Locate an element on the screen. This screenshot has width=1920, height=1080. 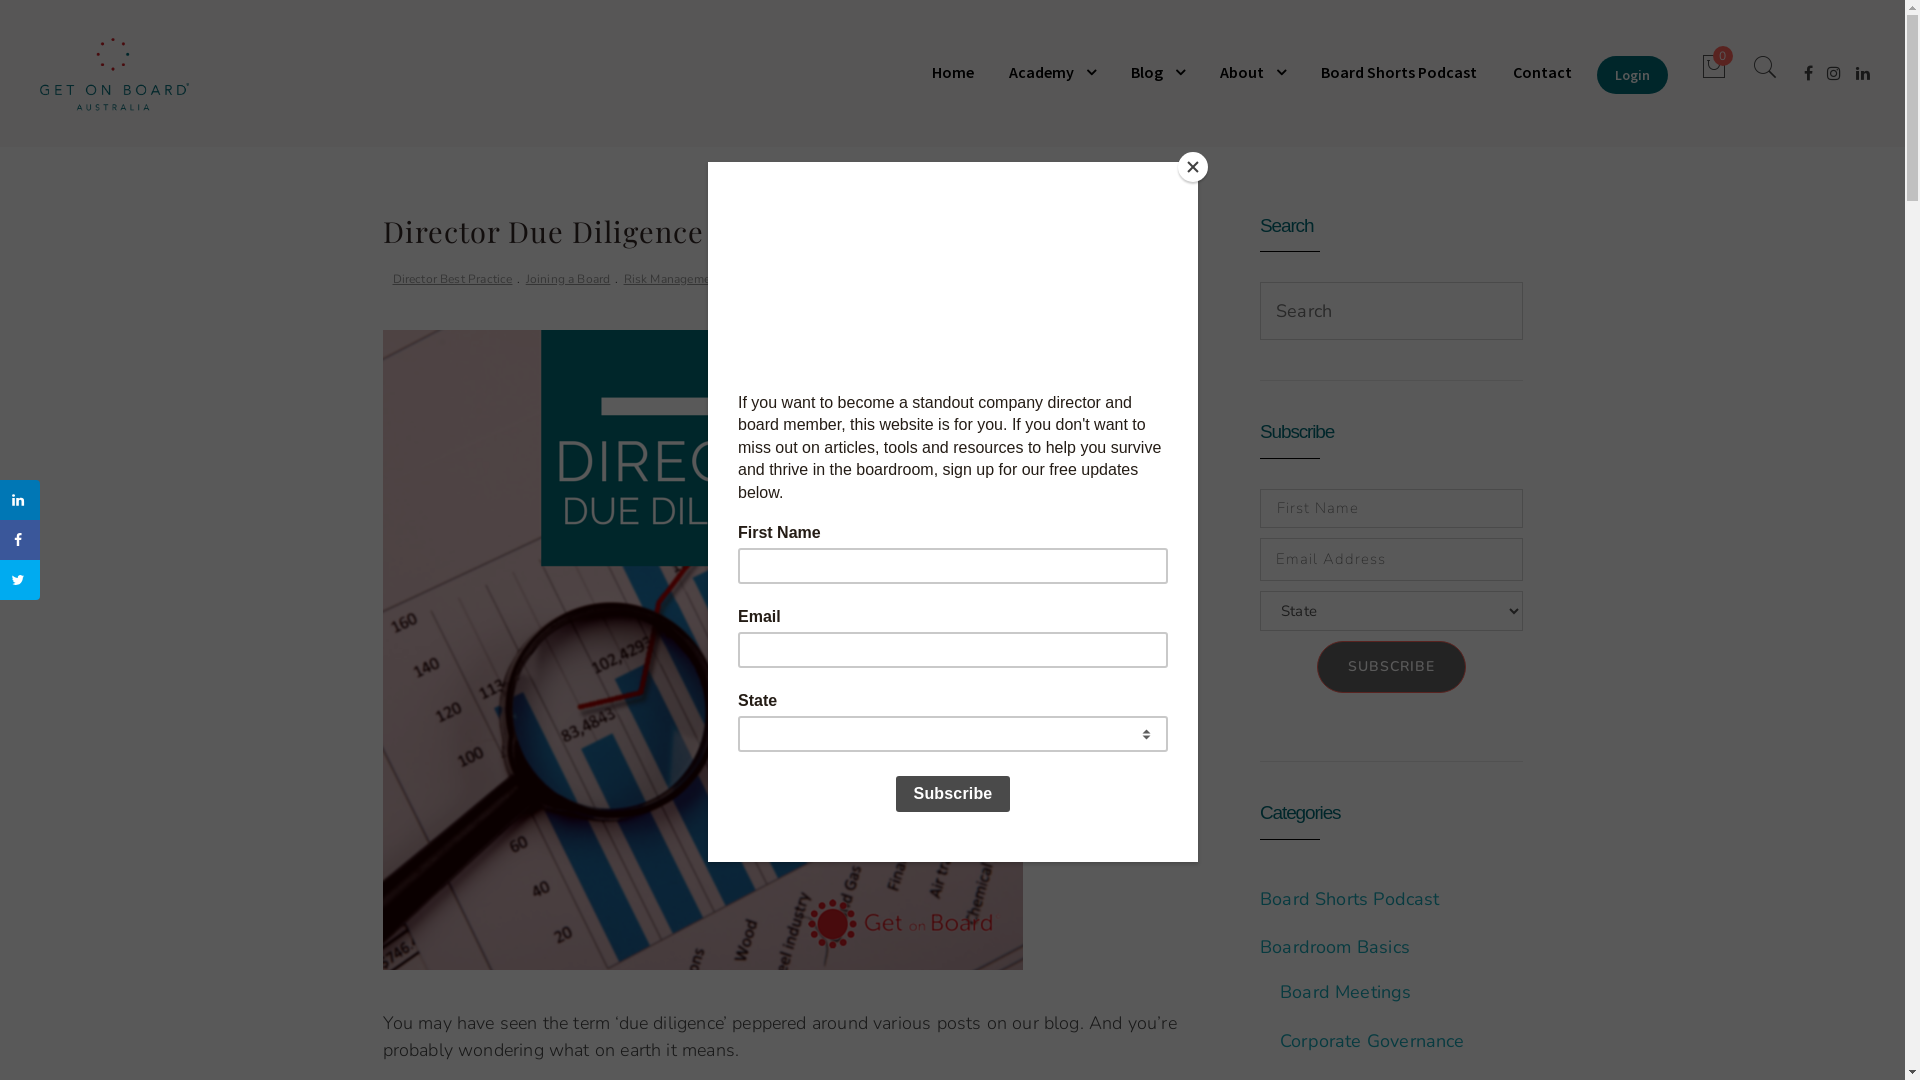
'Board Meetings' is located at coordinates (1280, 991).